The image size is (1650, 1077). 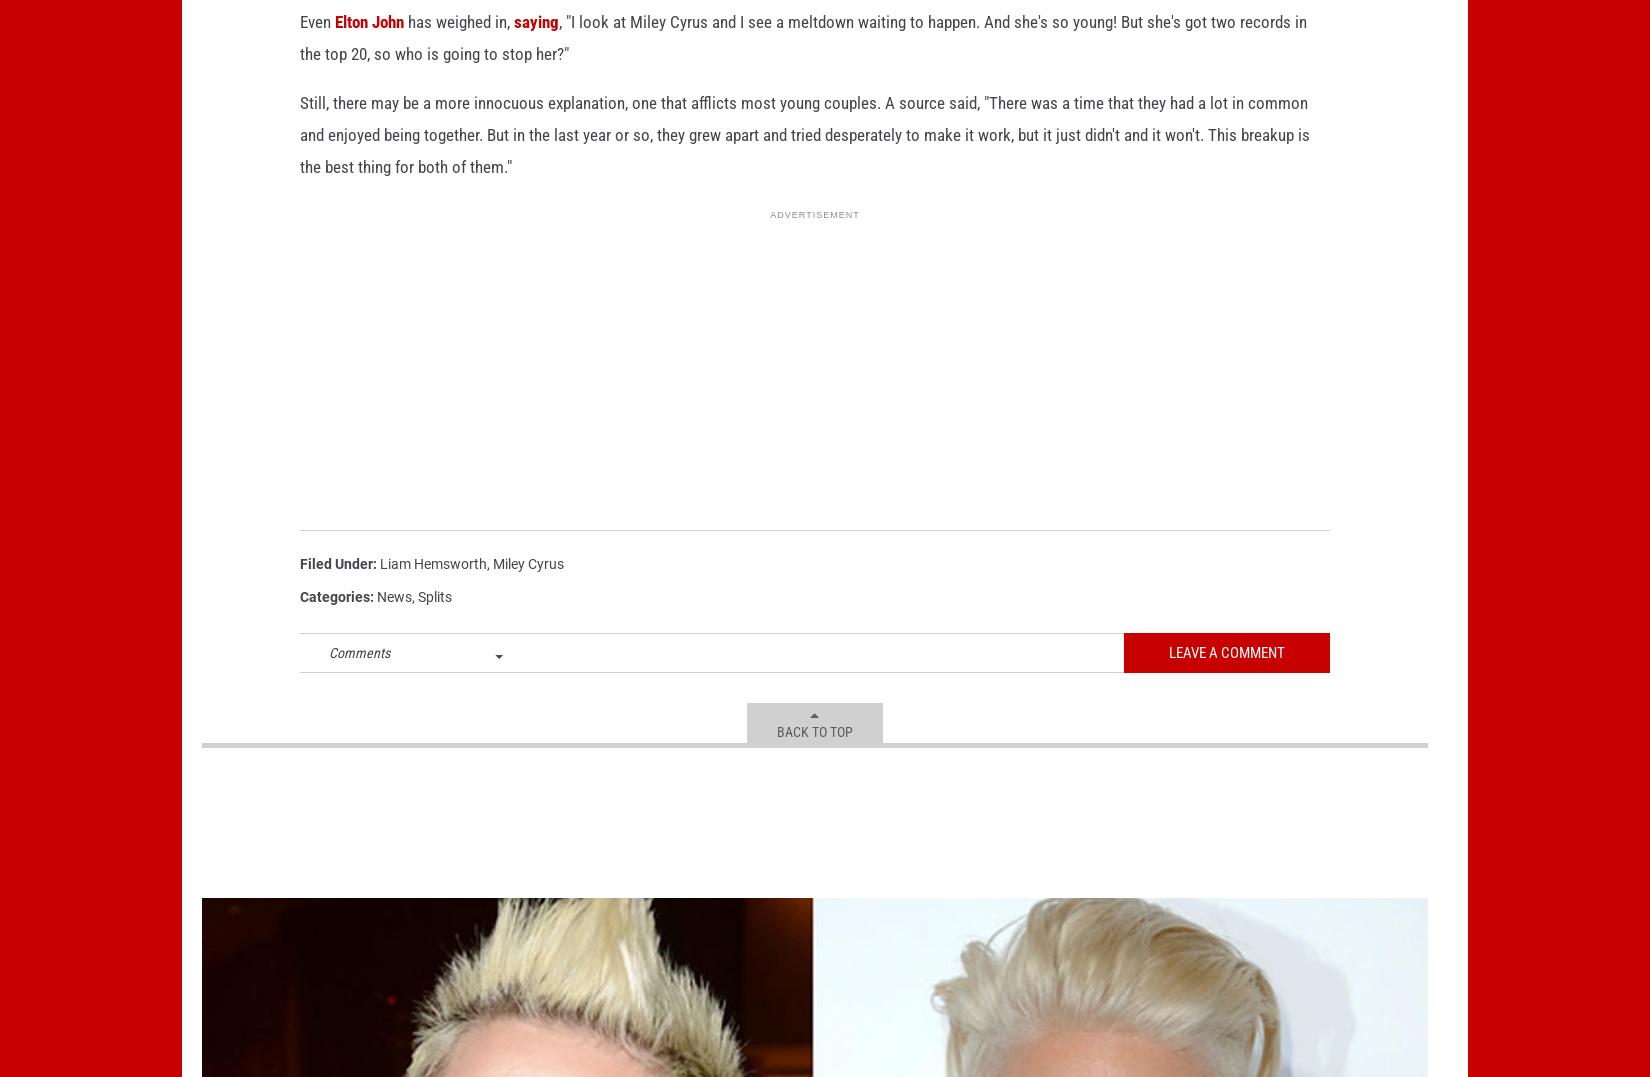 What do you see at coordinates (336, 595) in the screenshot?
I see `'Filed Under'` at bounding box center [336, 595].